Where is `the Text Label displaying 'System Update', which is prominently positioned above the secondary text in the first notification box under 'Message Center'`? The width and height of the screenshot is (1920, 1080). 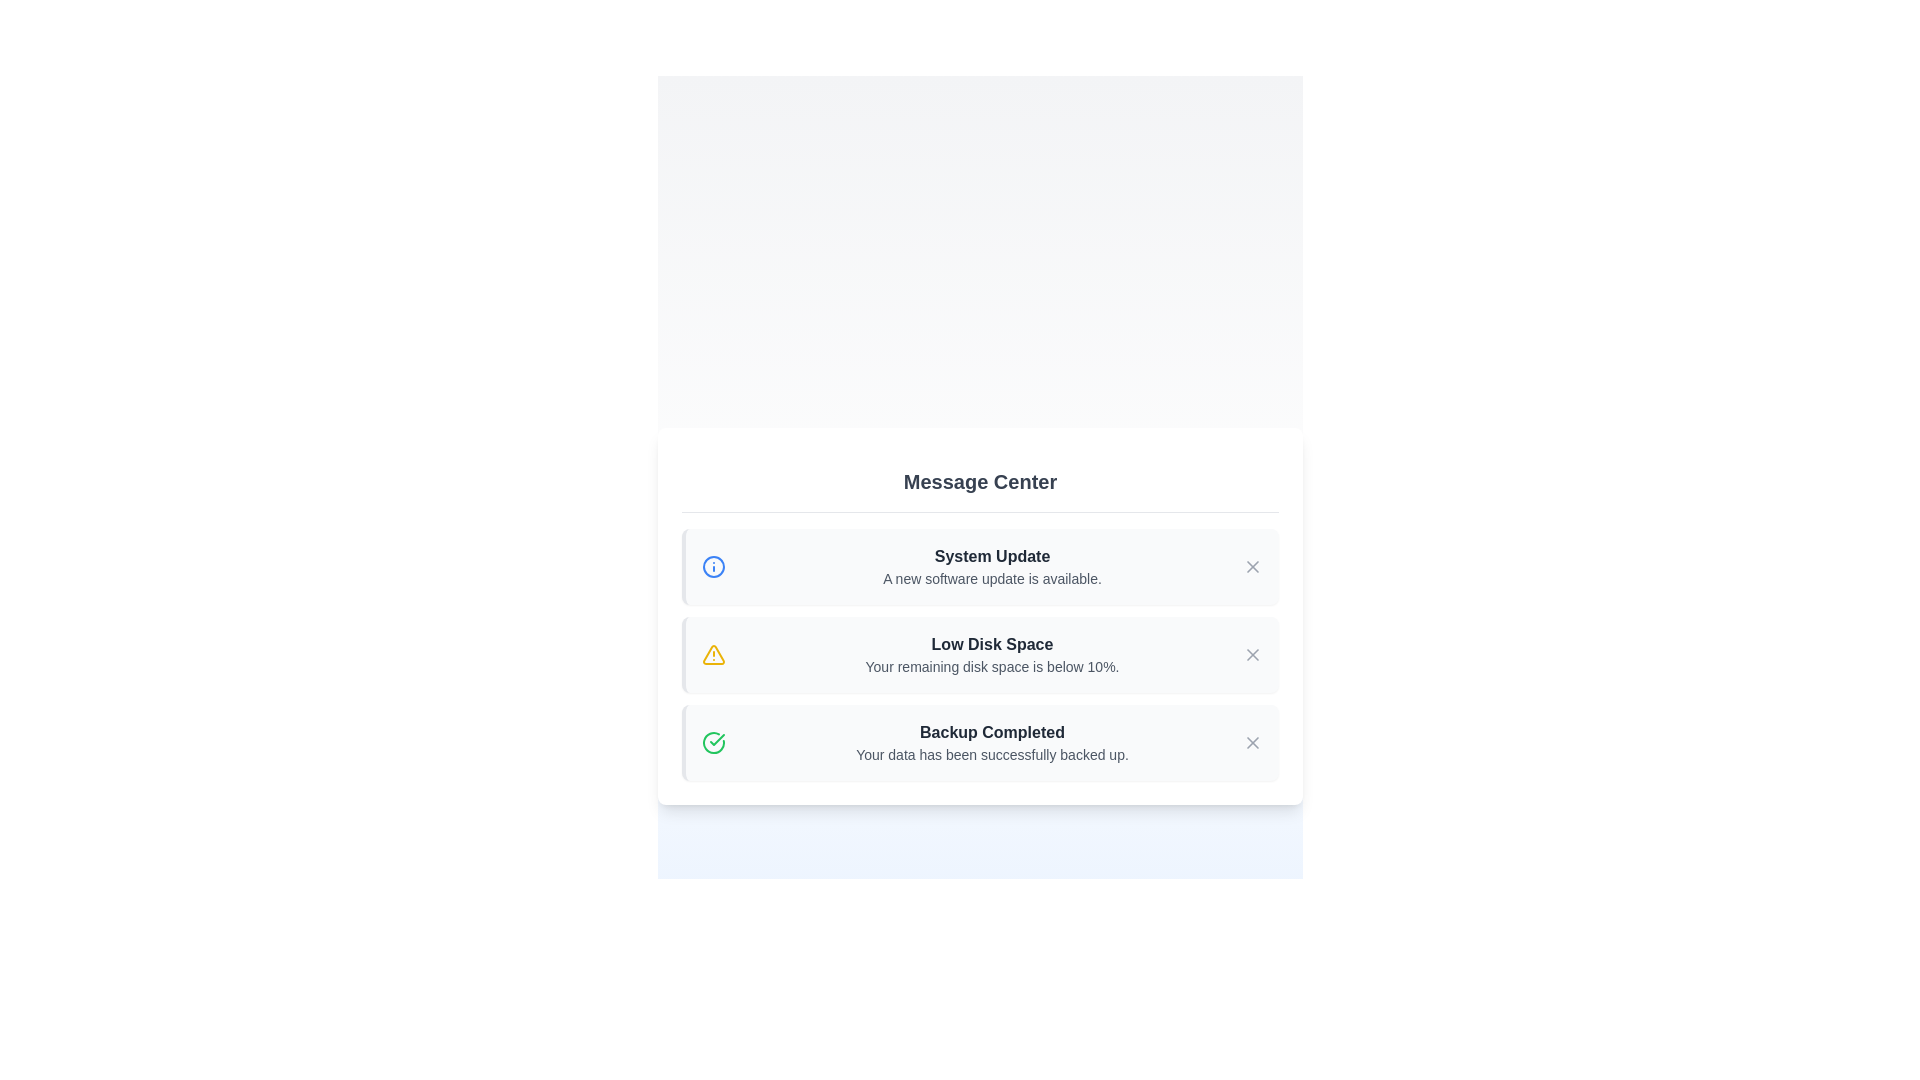 the Text Label displaying 'System Update', which is prominently positioned above the secondary text in the first notification box under 'Message Center' is located at coordinates (992, 556).